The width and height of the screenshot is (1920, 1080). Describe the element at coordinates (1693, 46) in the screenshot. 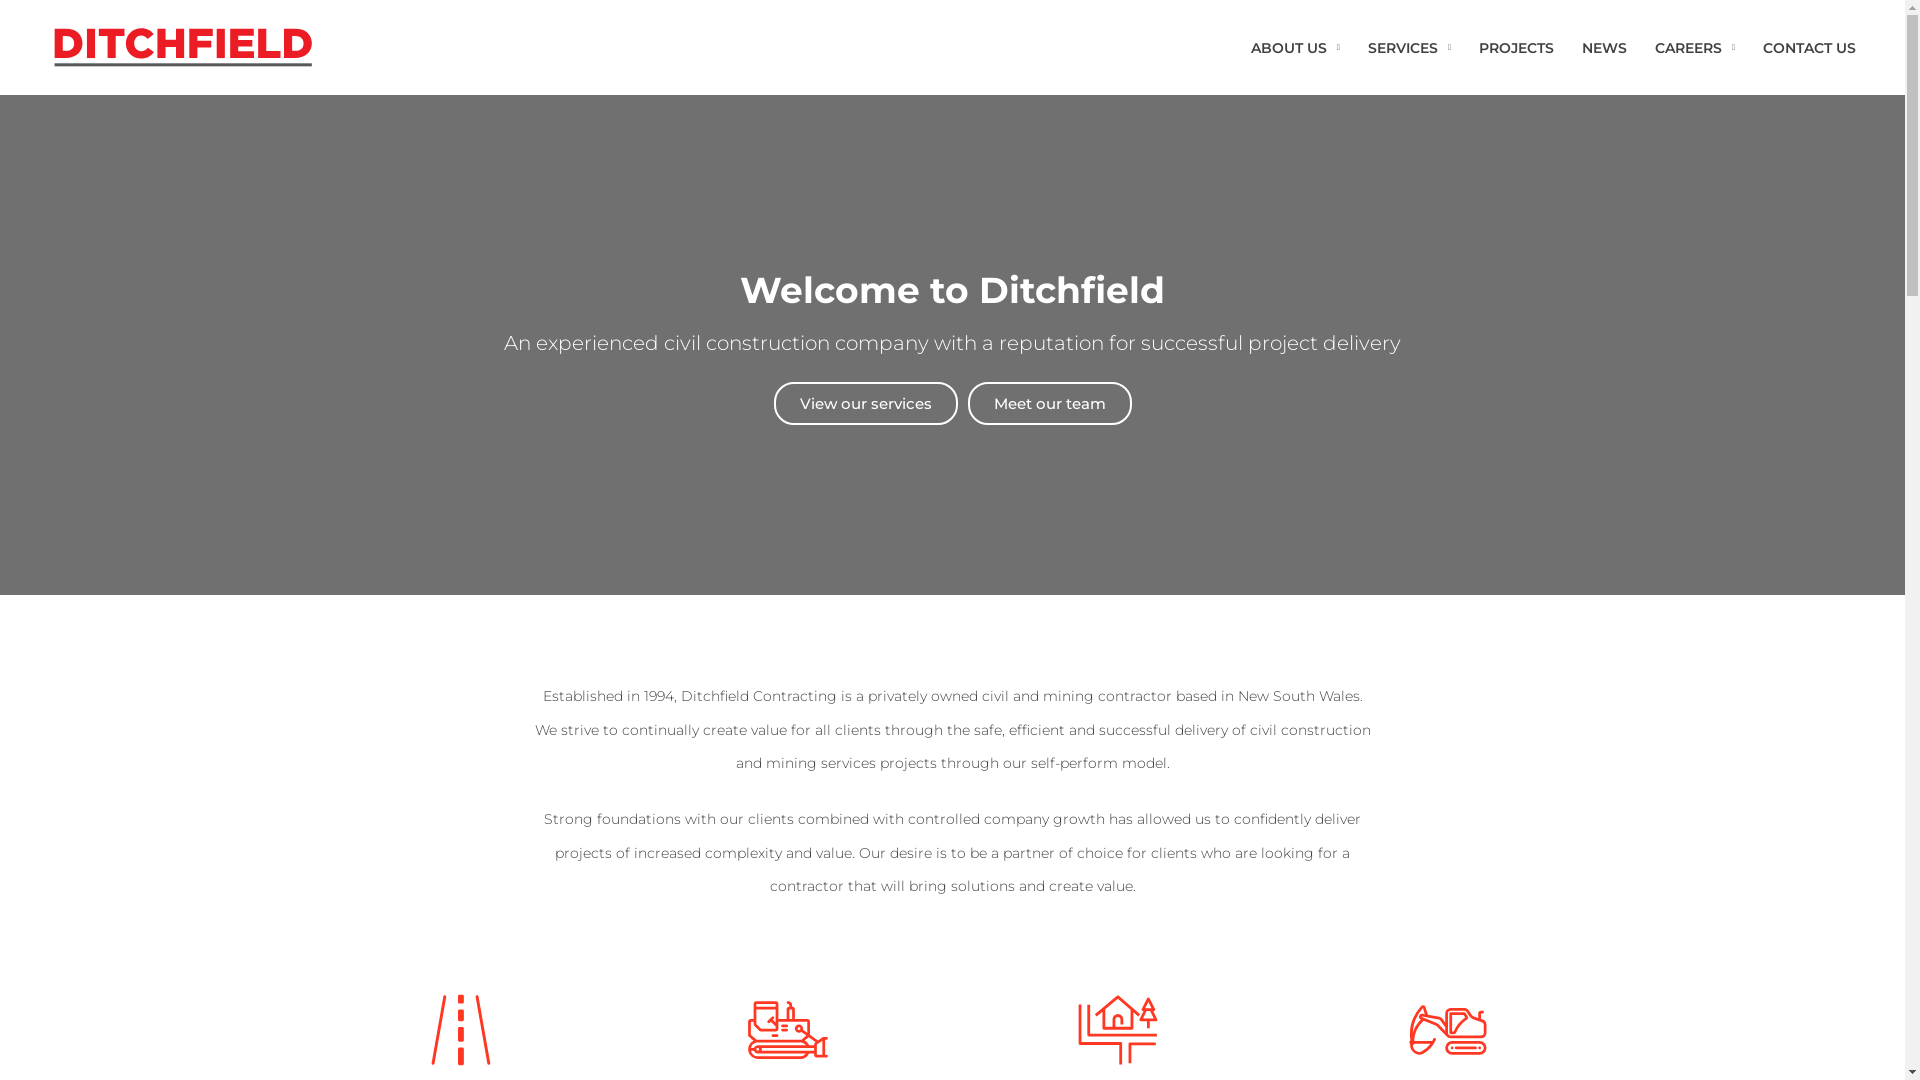

I see `'CAREERS'` at that location.